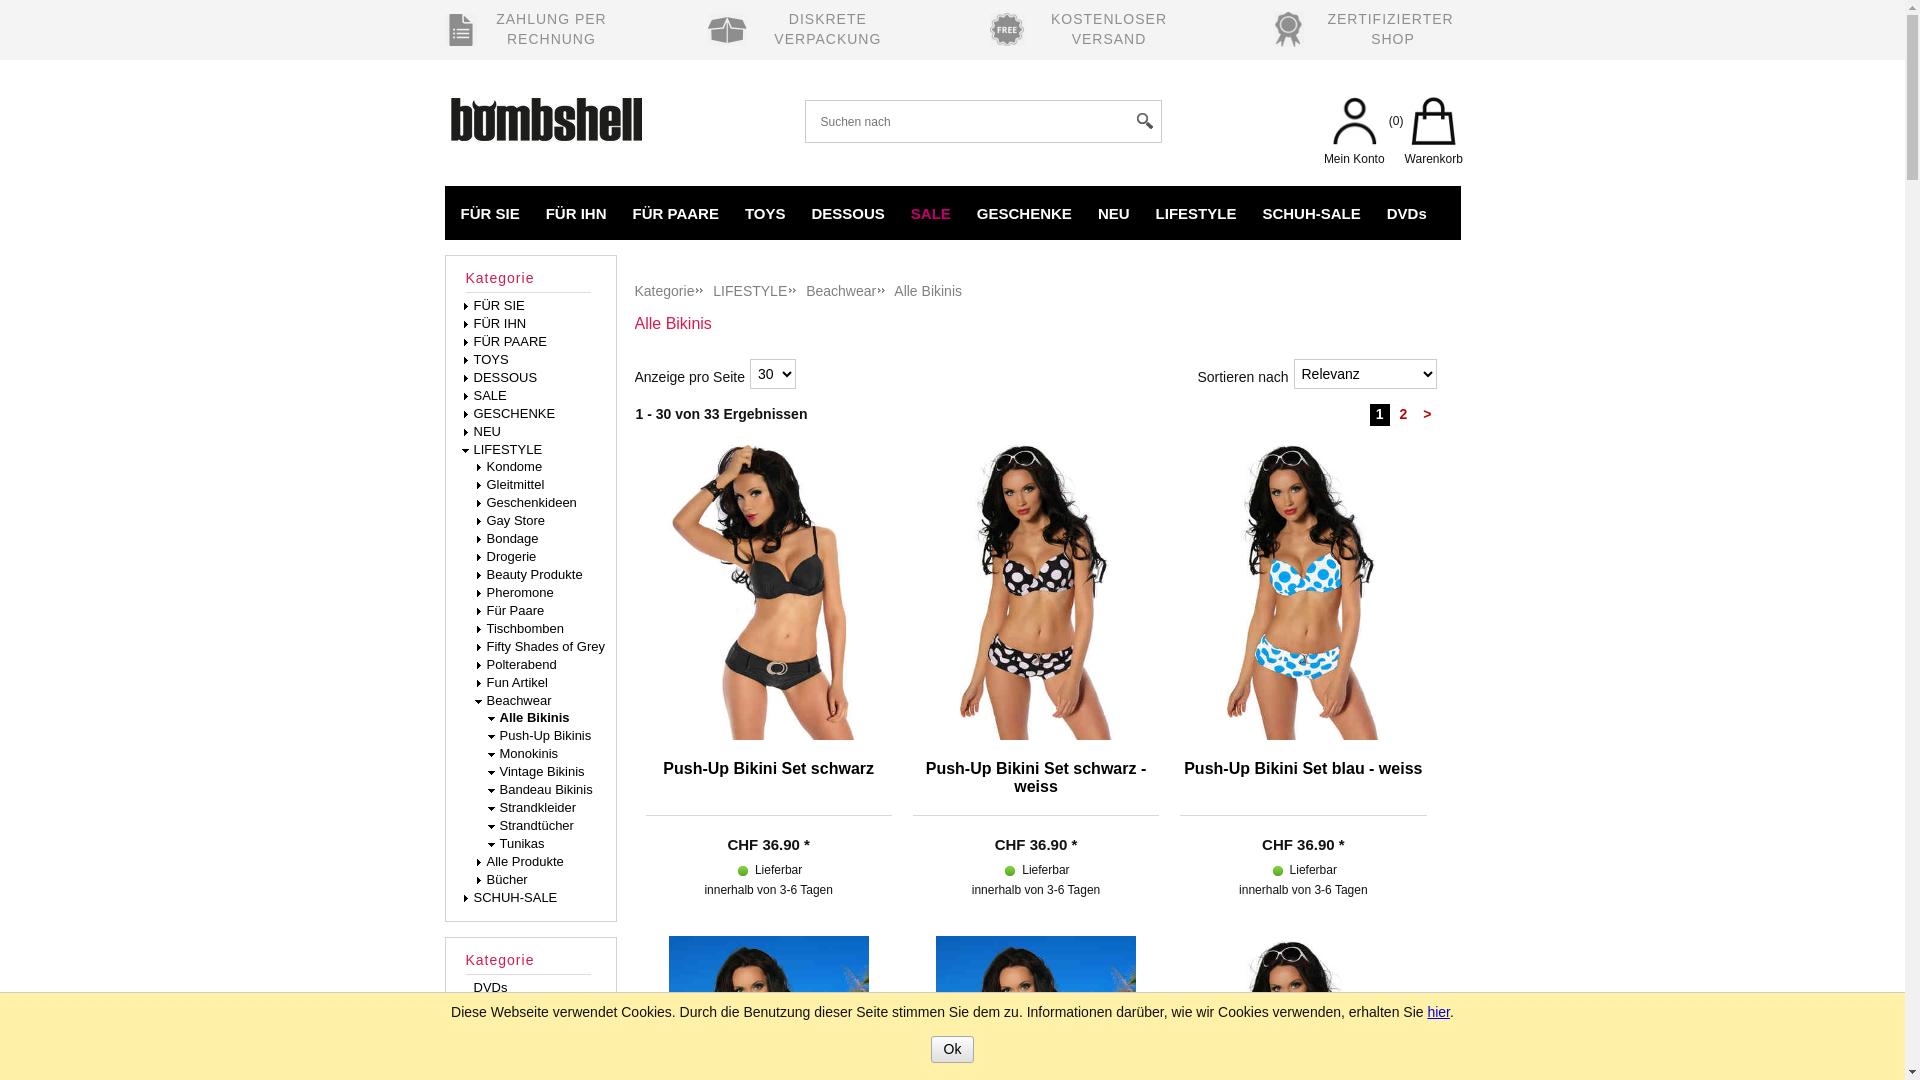 Image resolution: width=1920 pixels, height=1080 pixels. Describe the element at coordinates (485, 860) in the screenshot. I see `' Alle Produkte'` at that location.